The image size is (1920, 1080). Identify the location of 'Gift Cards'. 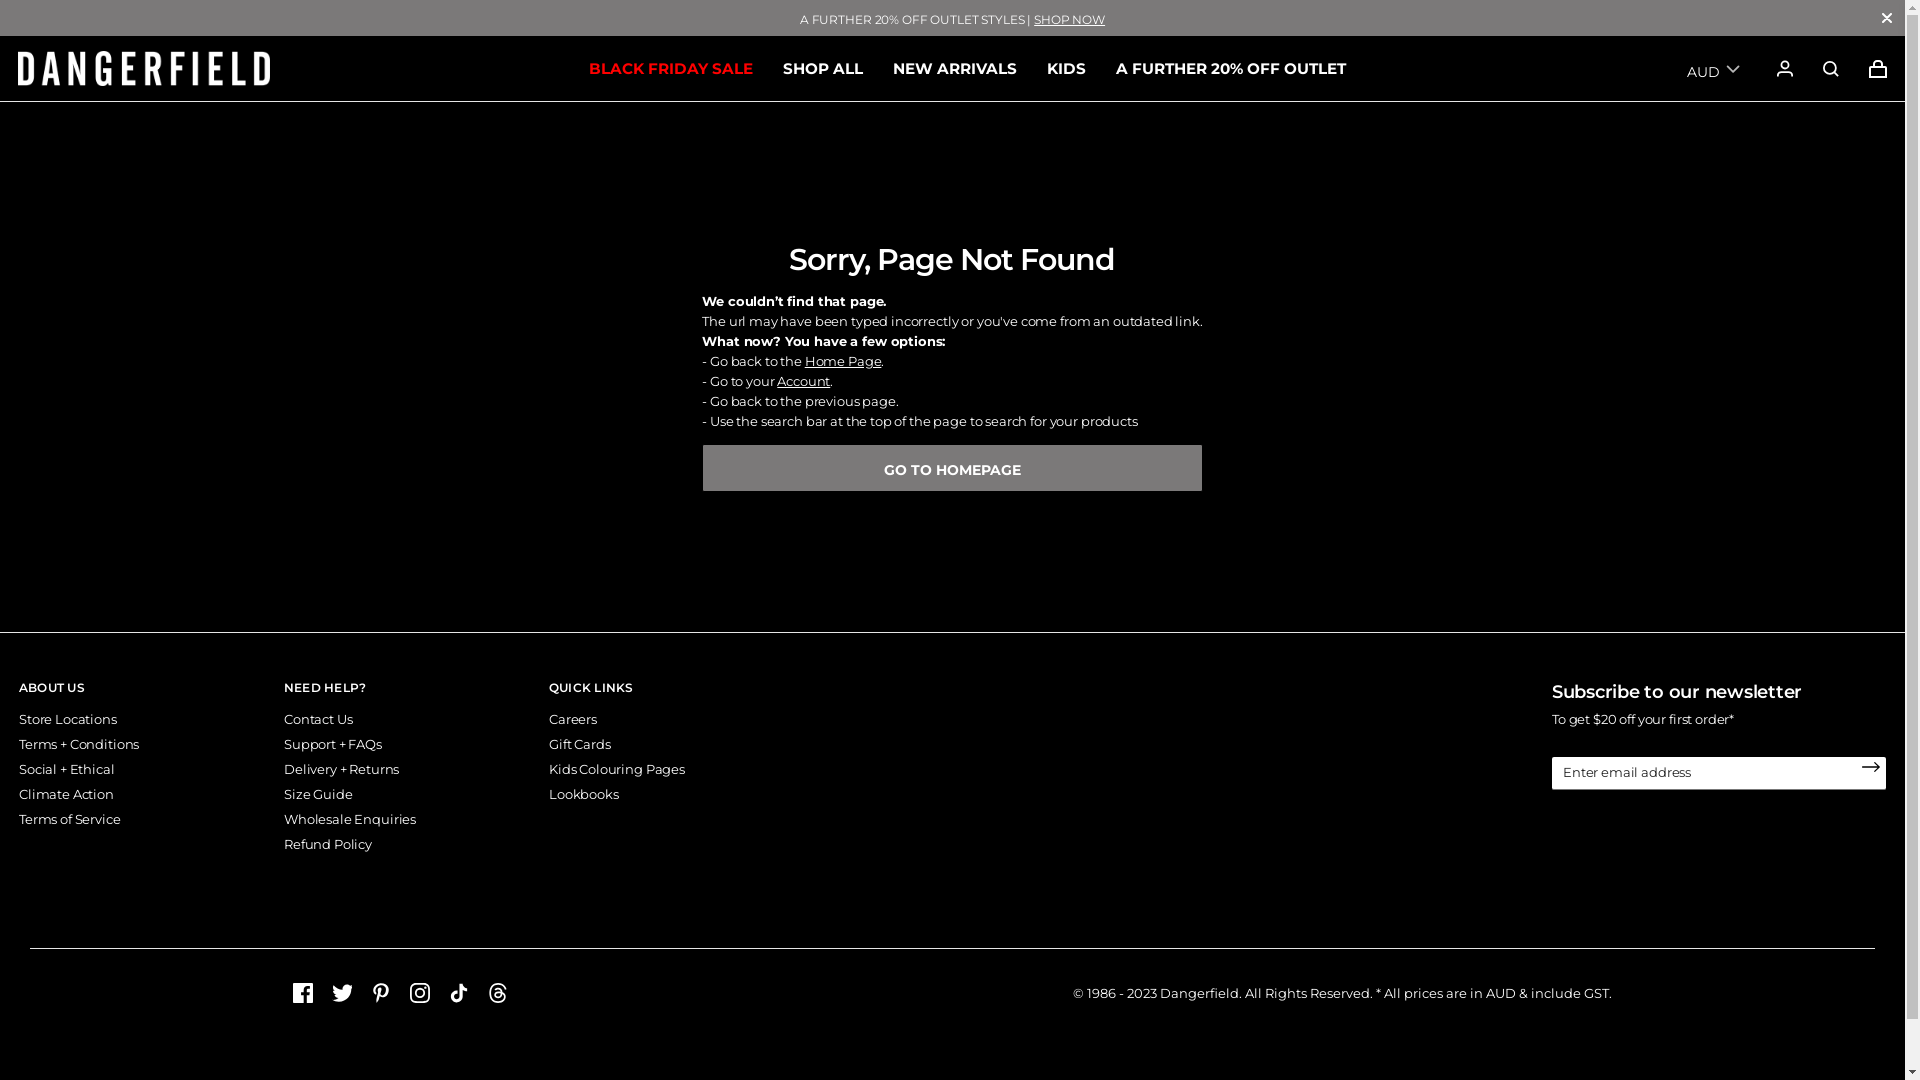
(579, 744).